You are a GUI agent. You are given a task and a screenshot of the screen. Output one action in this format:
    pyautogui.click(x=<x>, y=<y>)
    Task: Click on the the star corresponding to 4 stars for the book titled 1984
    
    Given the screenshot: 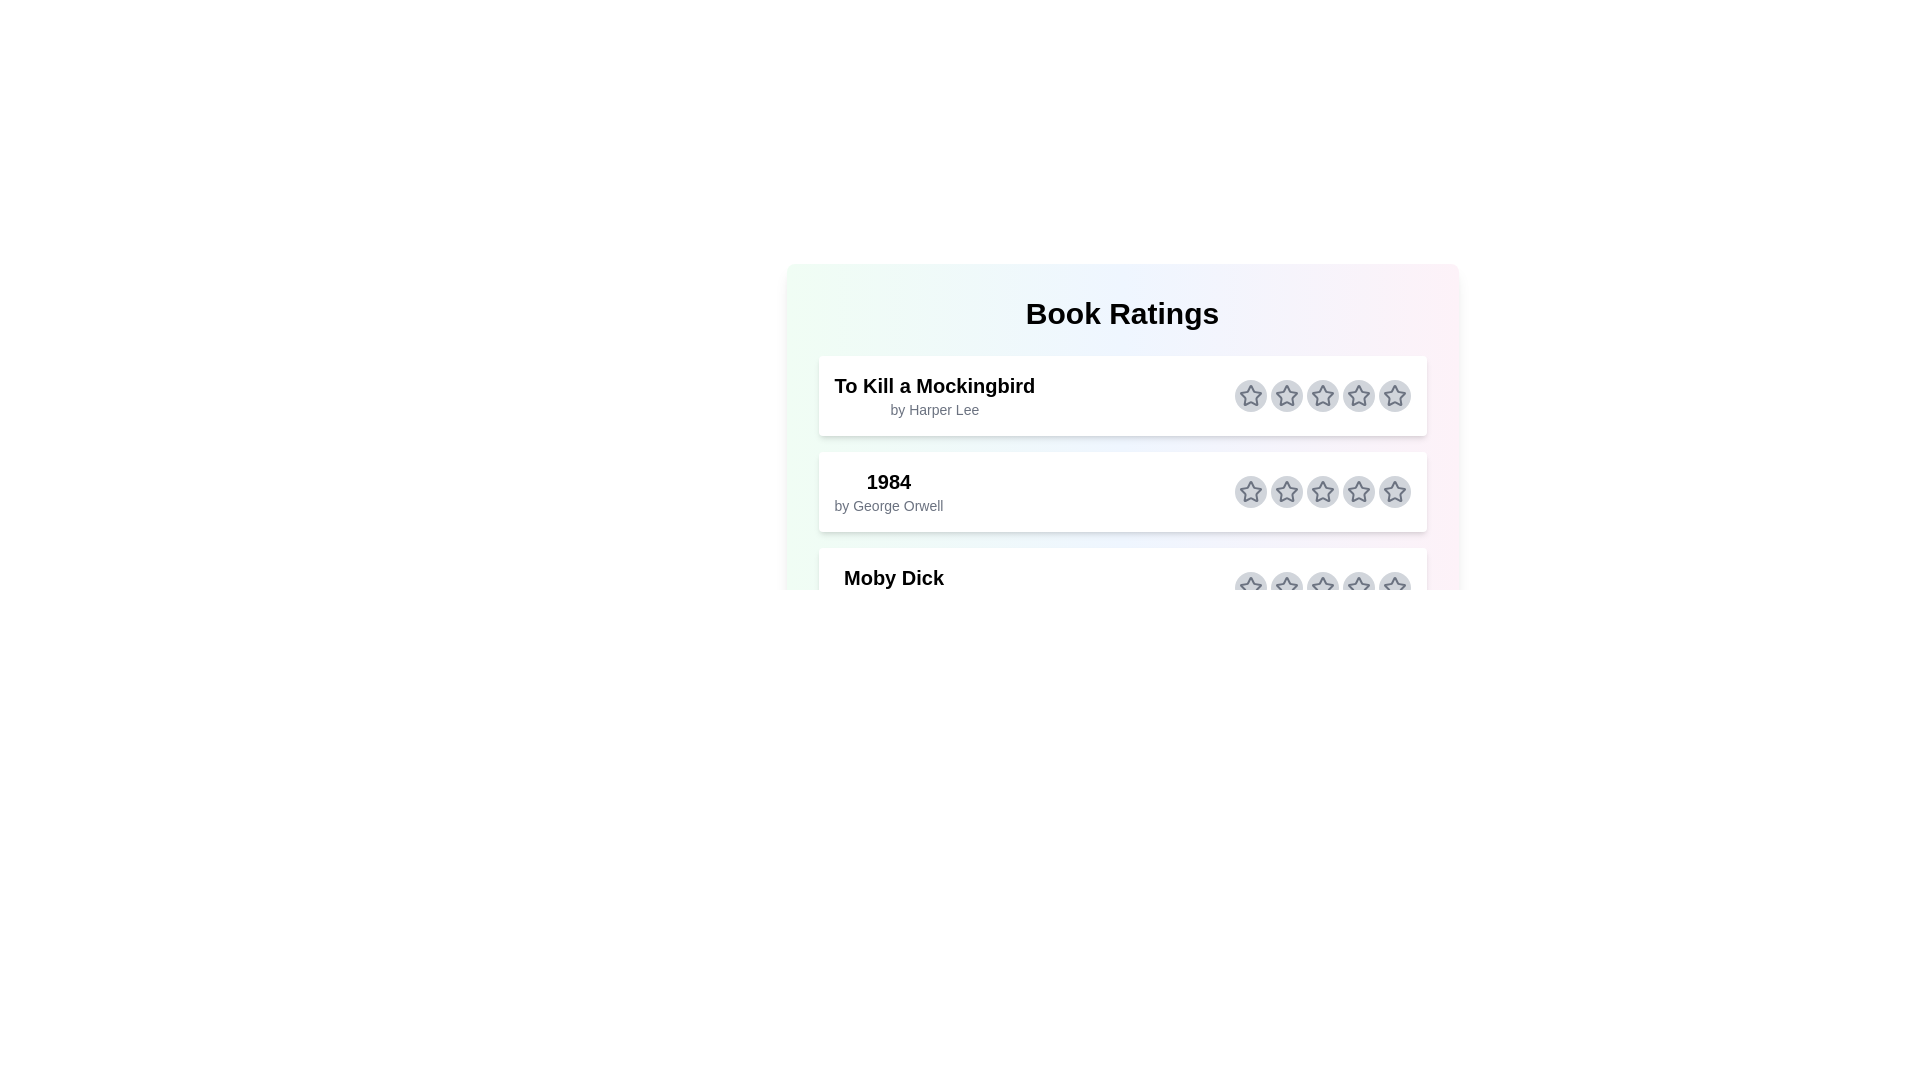 What is the action you would take?
    pyautogui.click(x=1358, y=492)
    